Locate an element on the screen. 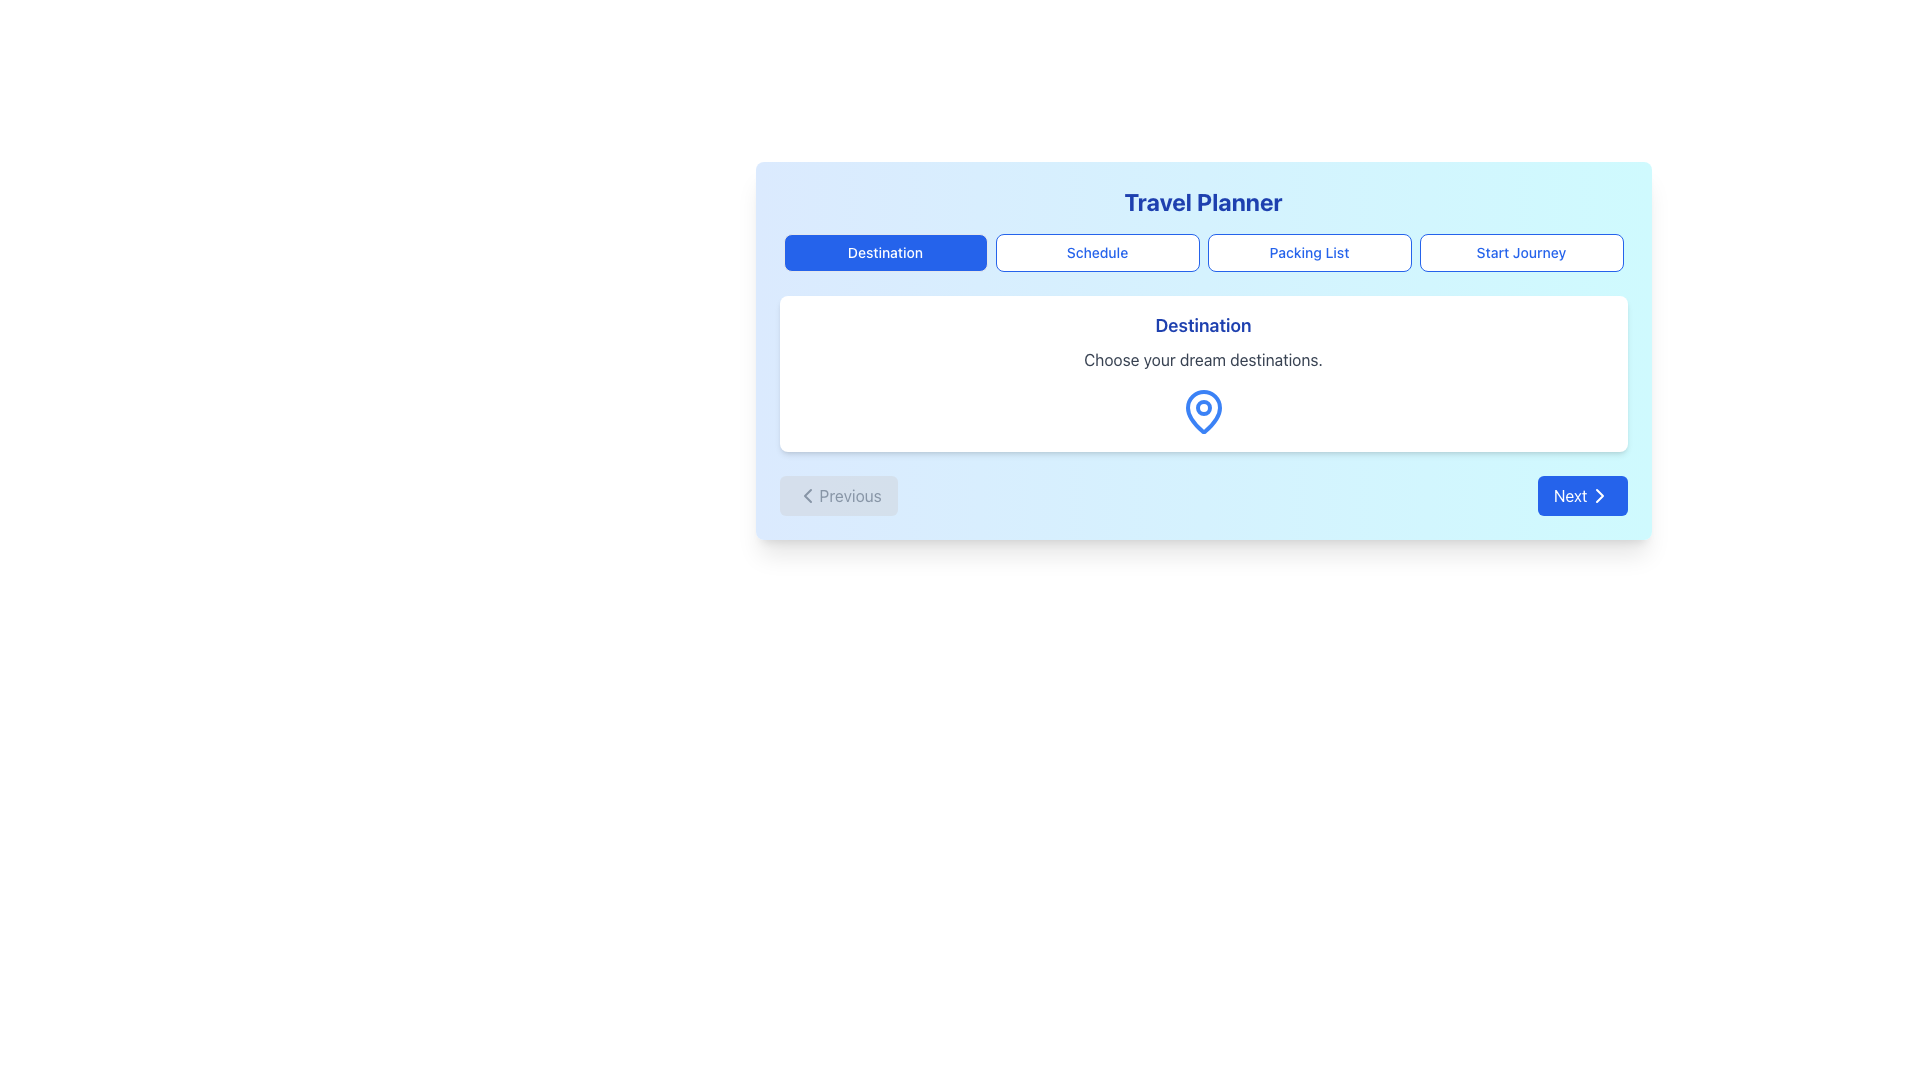 Image resolution: width=1920 pixels, height=1080 pixels. the text label displaying 'Schedule' in blue, centrally located within the navigation bar's button component is located at coordinates (1096, 252).